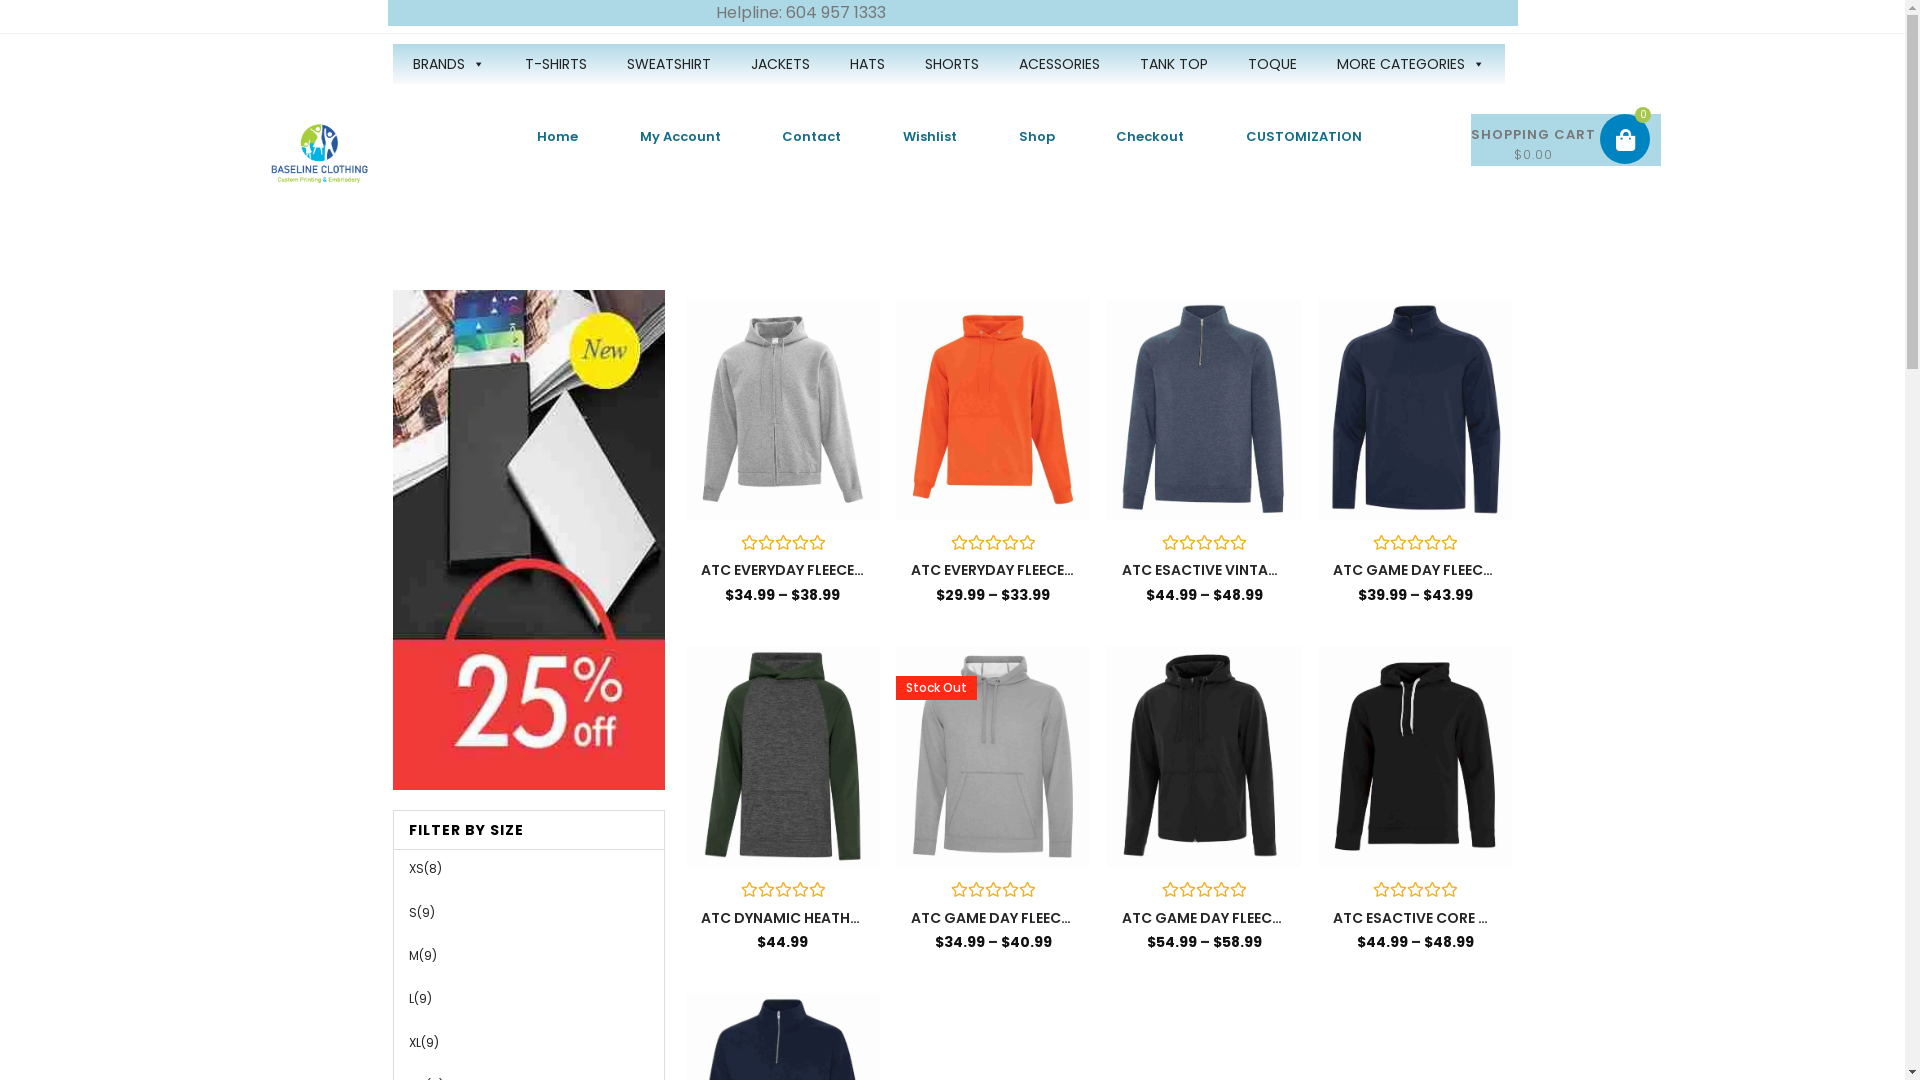 Image resolution: width=1920 pixels, height=1080 pixels. I want to click on '$0.00', so click(1565, 138).